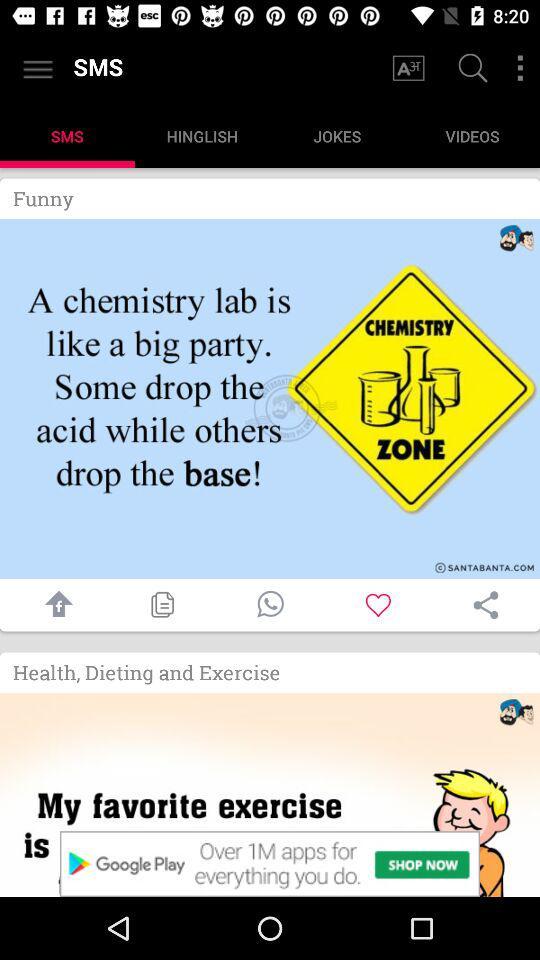 Image resolution: width=540 pixels, height=960 pixels. I want to click on see advertisement, so click(270, 863).